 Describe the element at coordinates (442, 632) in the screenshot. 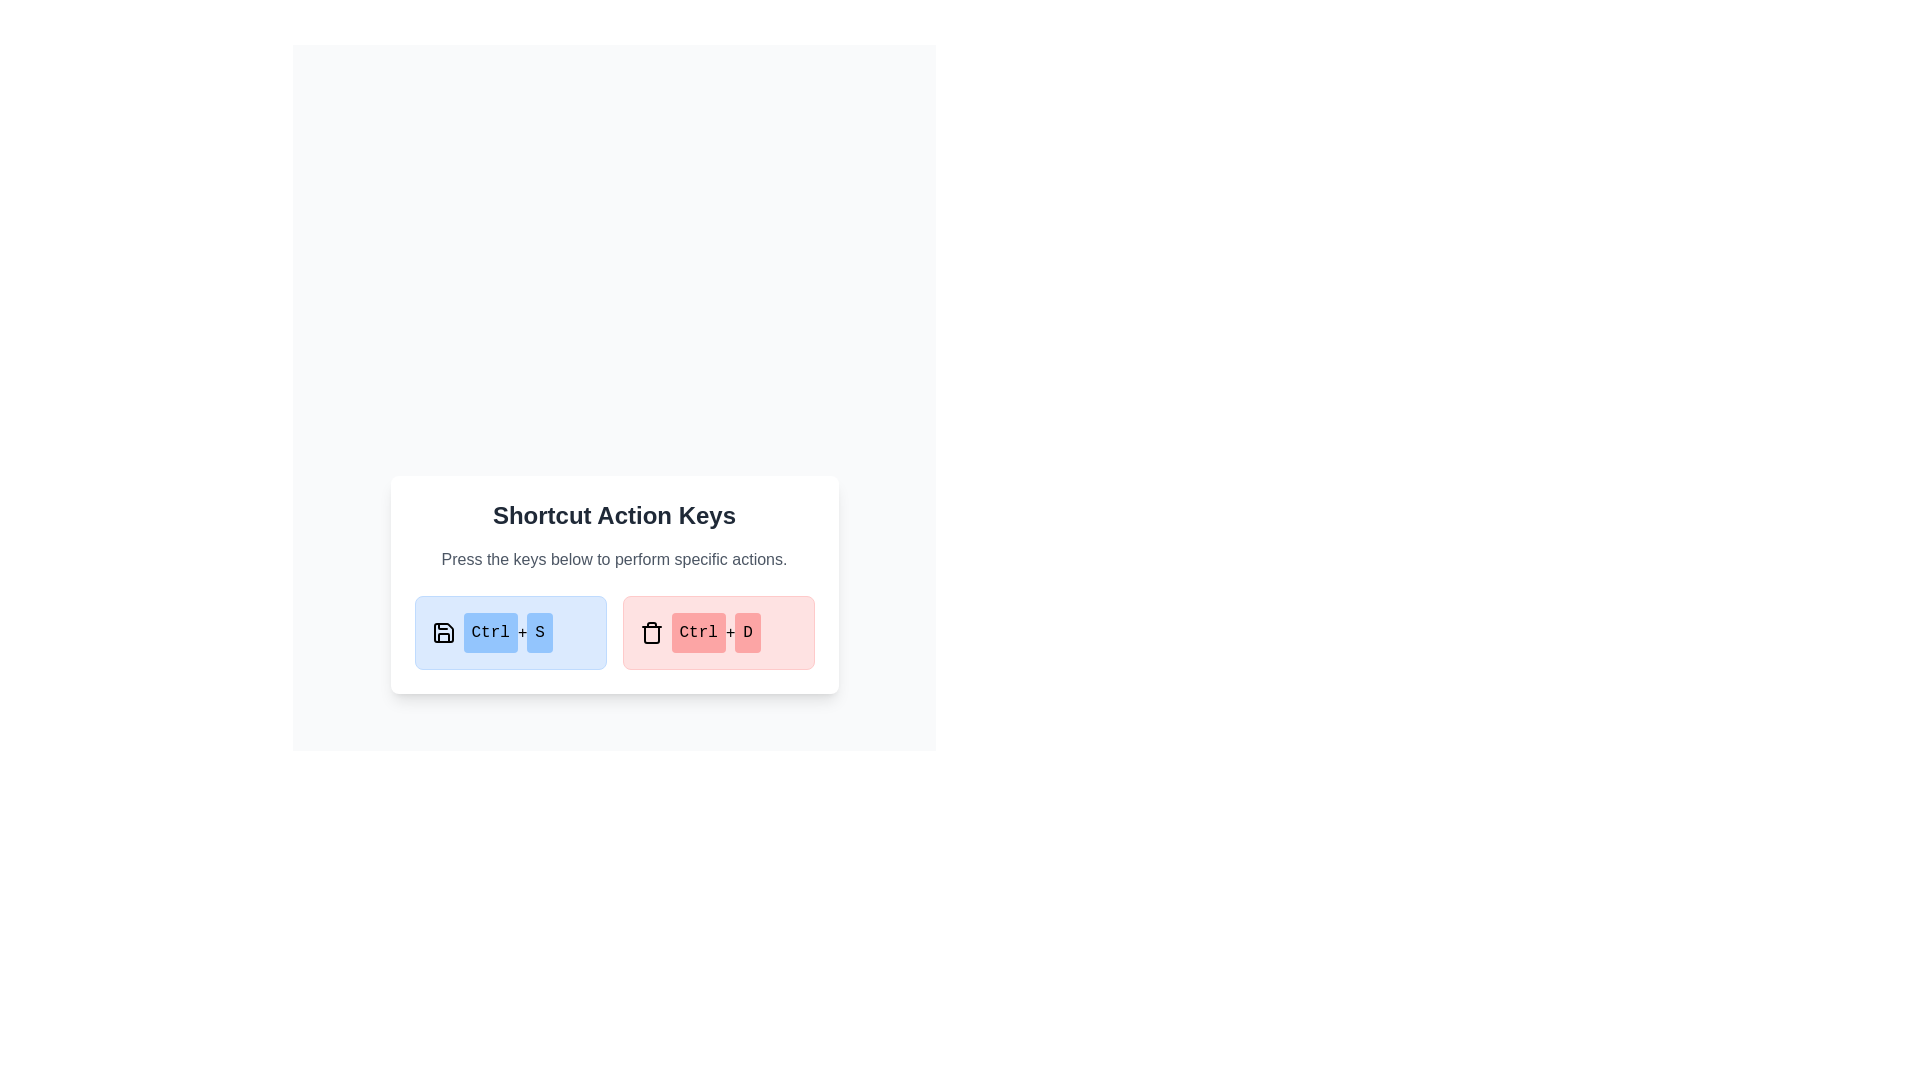

I see `the save icon located within the blue button on the left side of the 'Shortcut Action Keys' section, identified by its proximity to the trash bin icon and the label 'Ctrl + S.'` at that location.